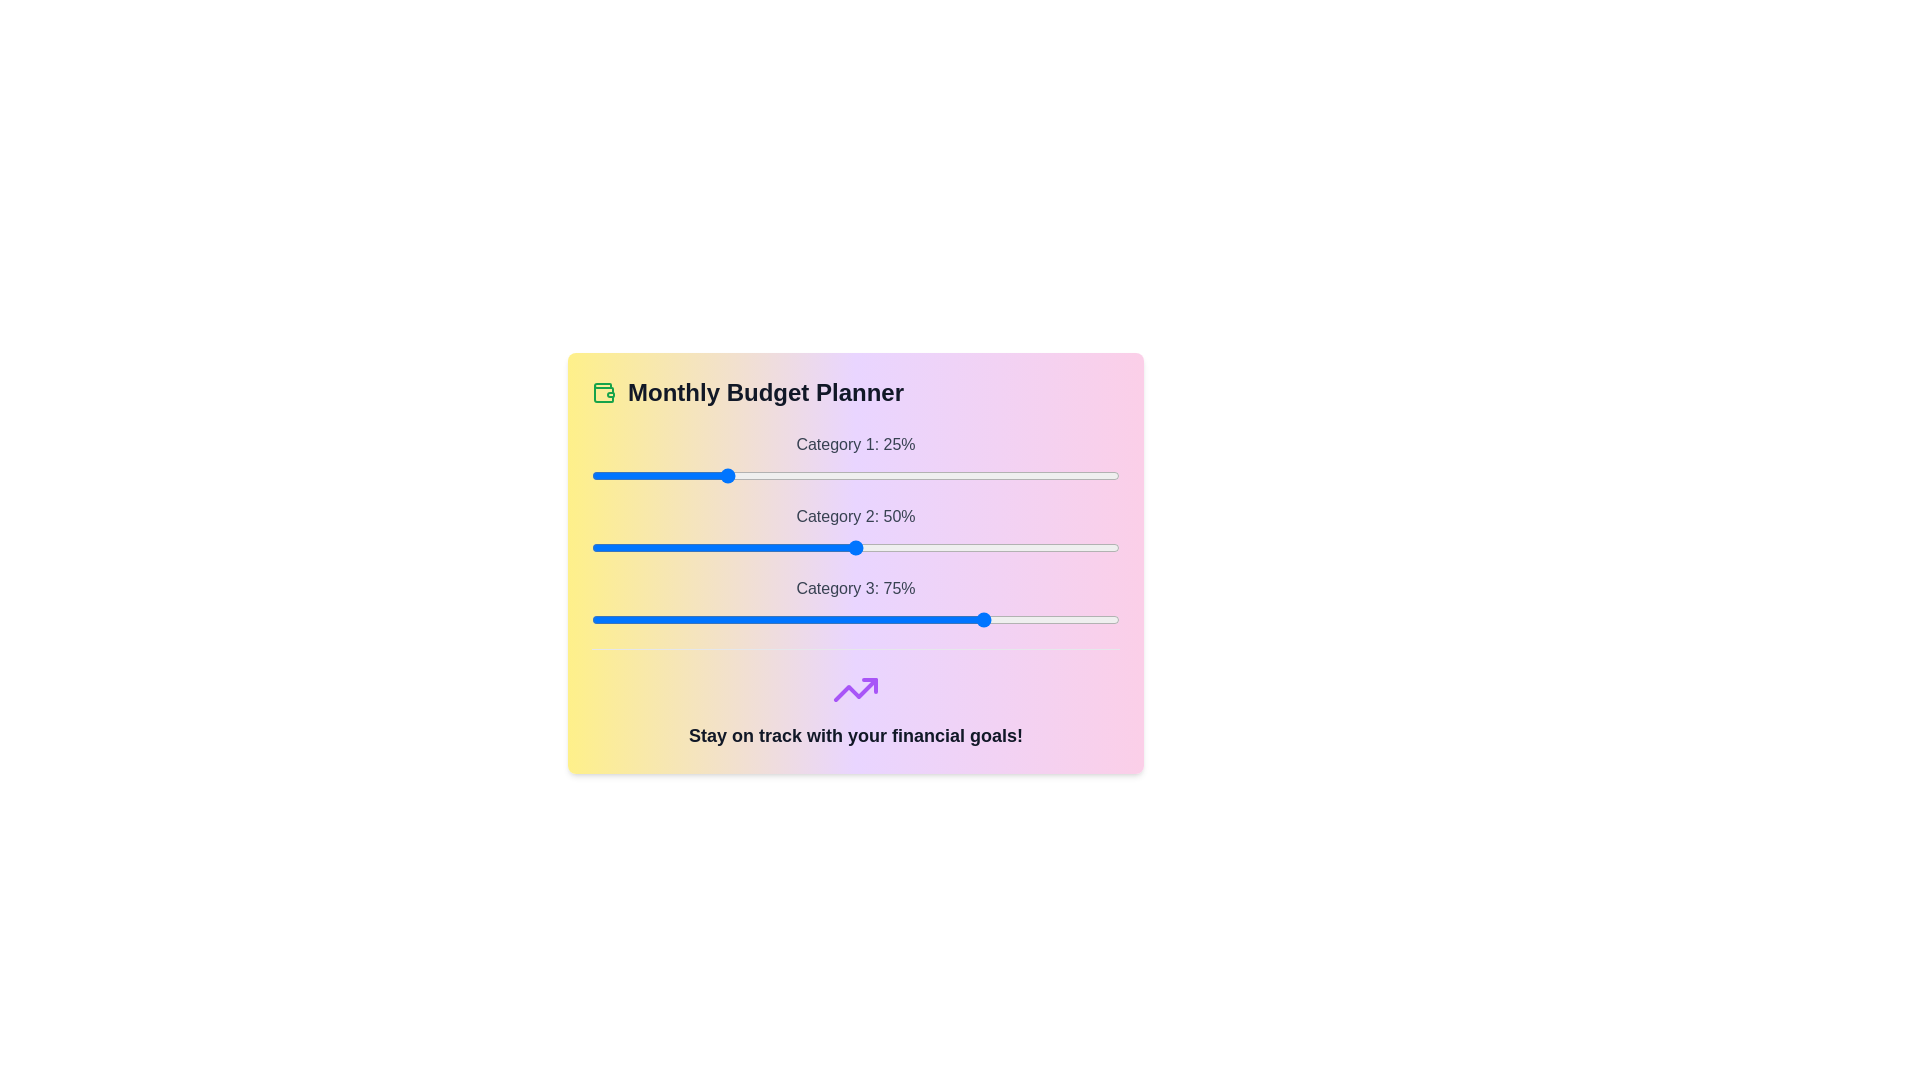  I want to click on the slider for Category 1 to 36%, so click(781, 475).